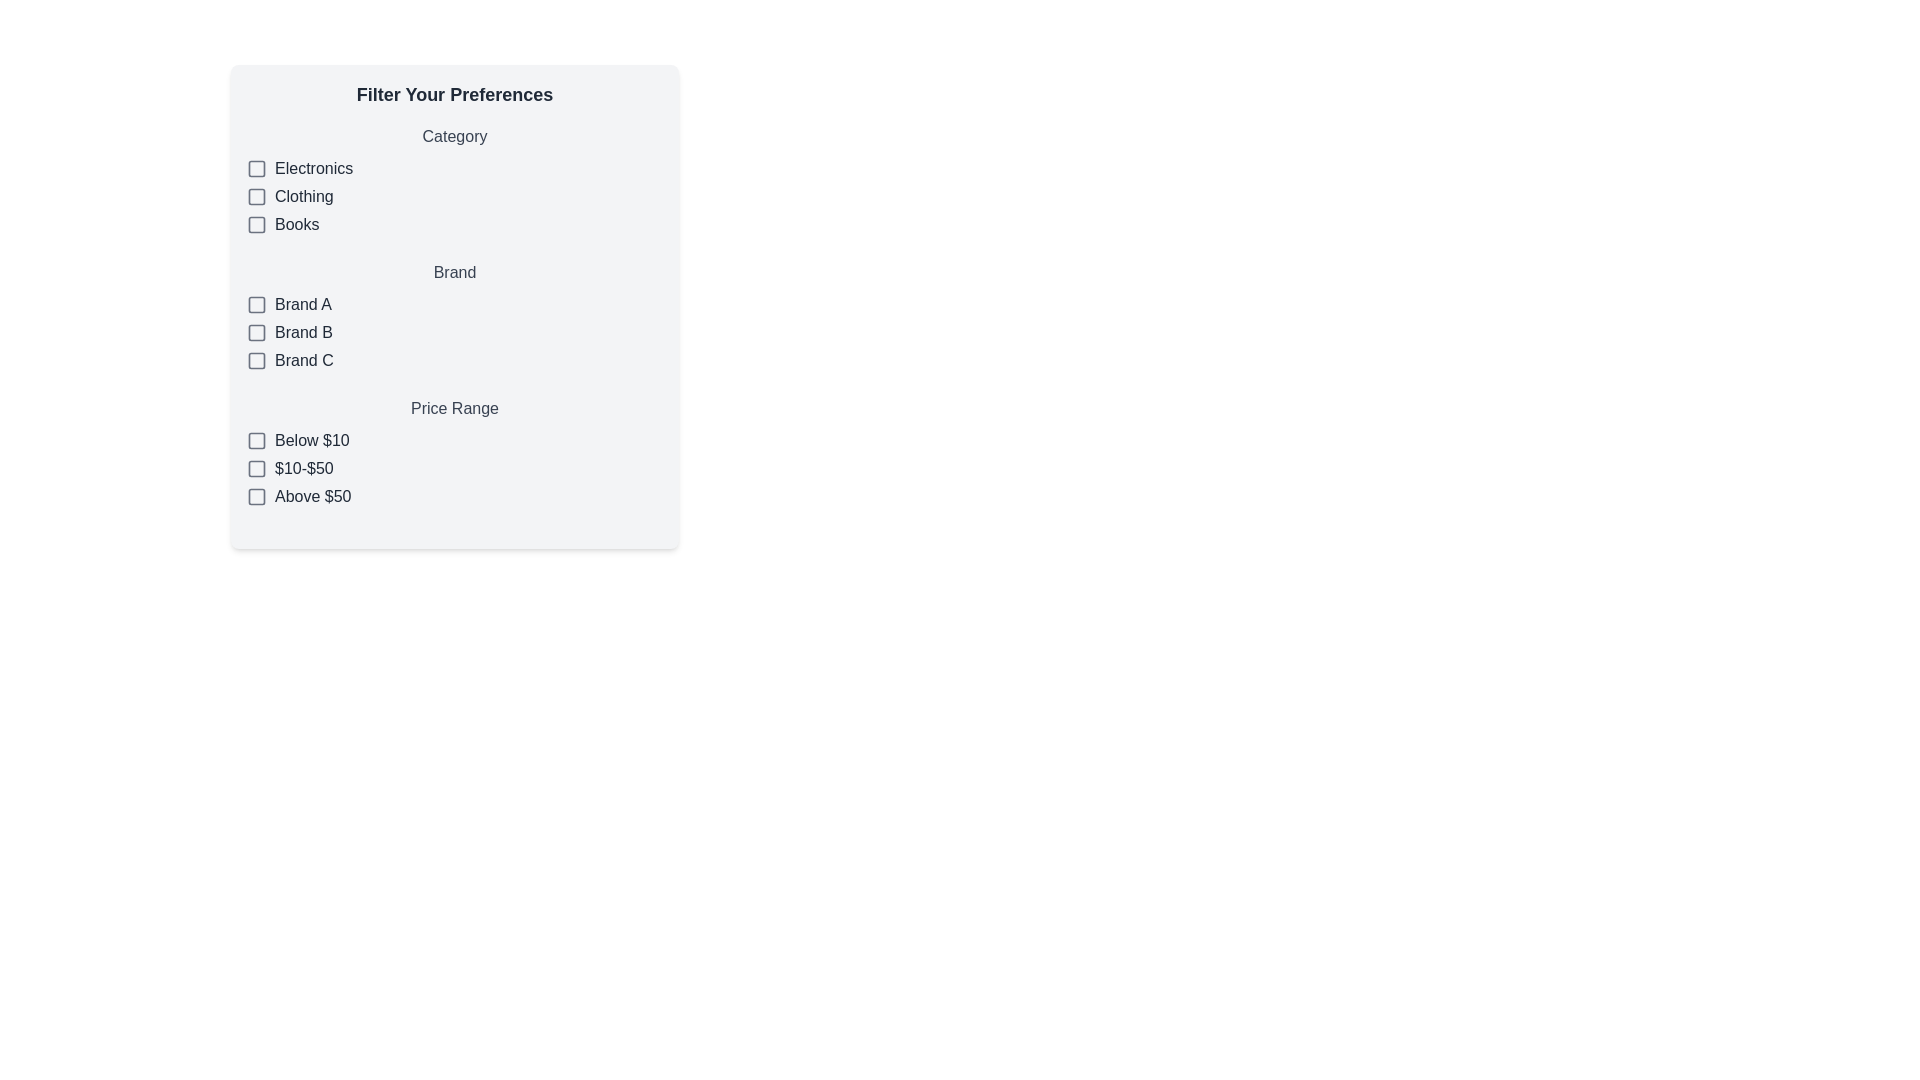 The image size is (1920, 1080). Describe the element at coordinates (256, 439) in the screenshot. I see `the empty checkbox located in the 'Price Range' section under the 'Below $10' label` at that location.